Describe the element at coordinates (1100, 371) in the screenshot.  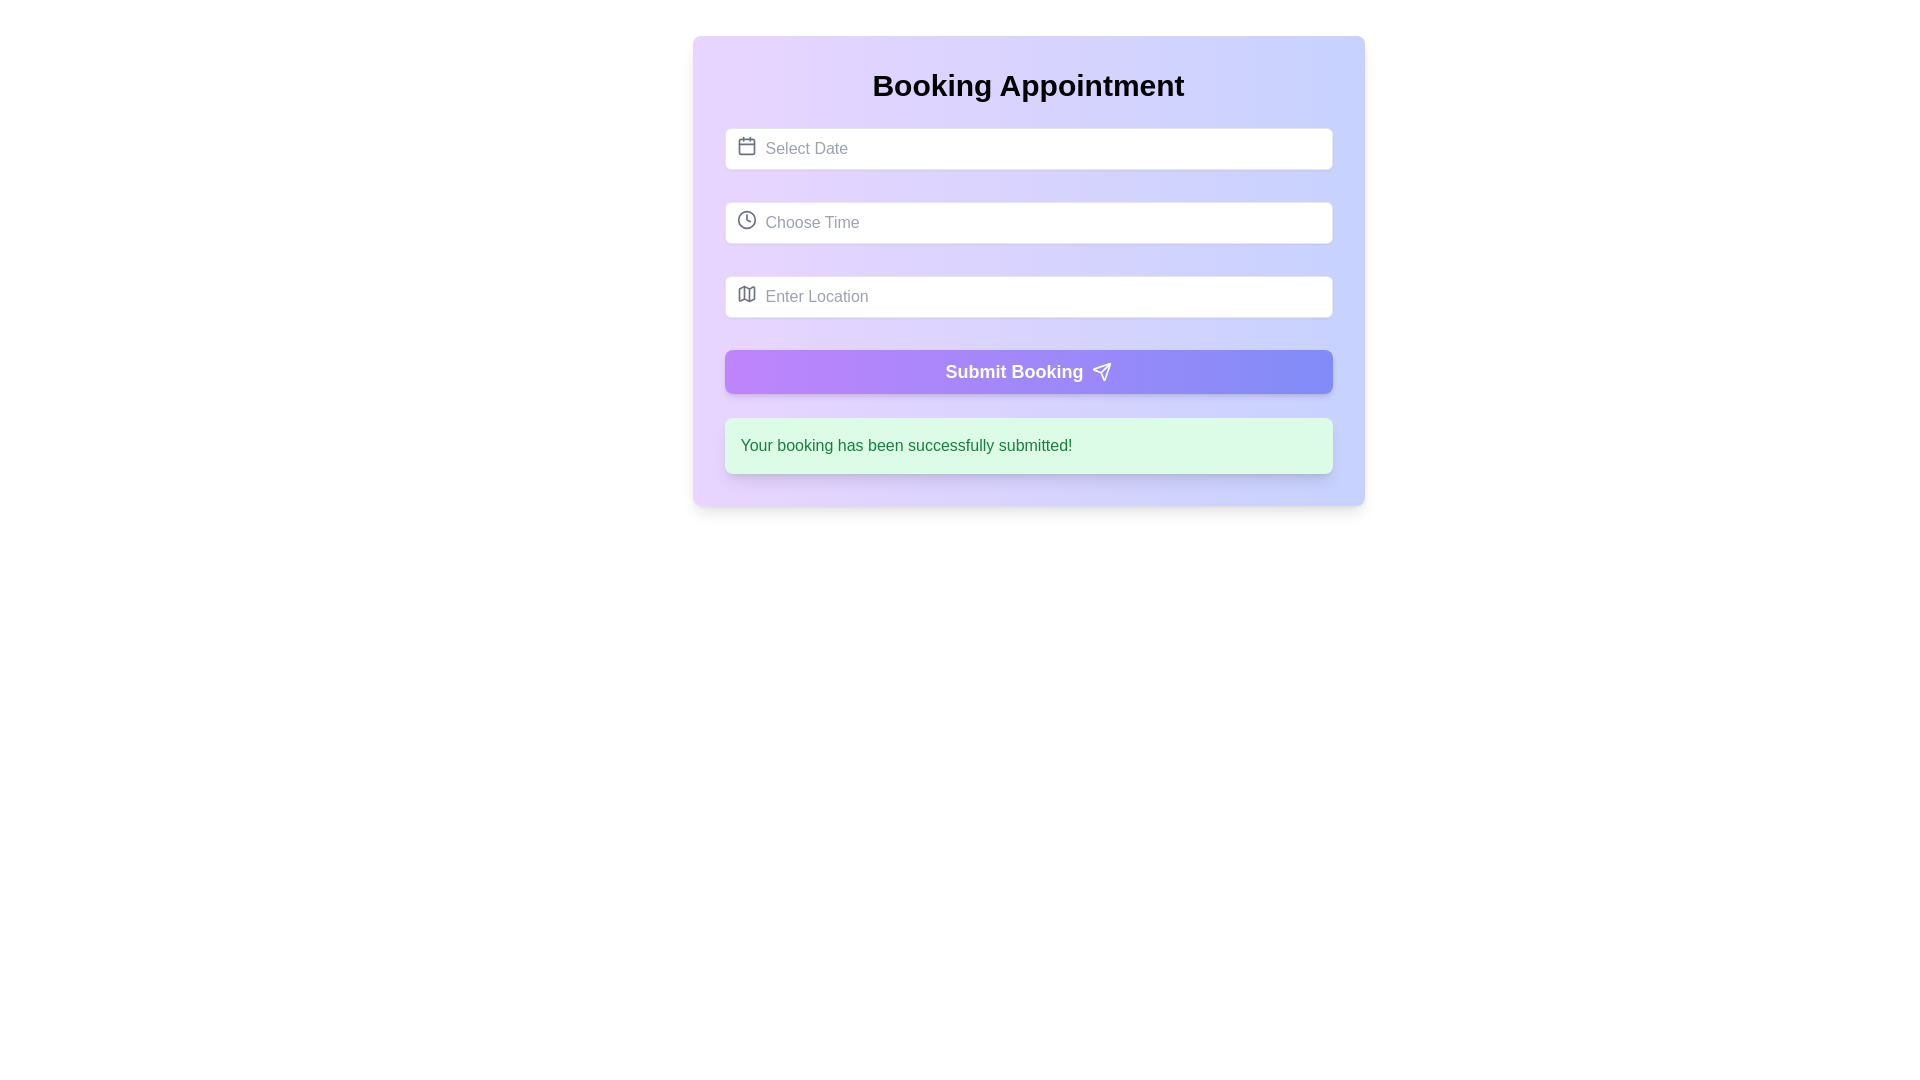
I see `the 'Submit Booking' button which is accompanied by a decorative SVG icon on its right side` at that location.